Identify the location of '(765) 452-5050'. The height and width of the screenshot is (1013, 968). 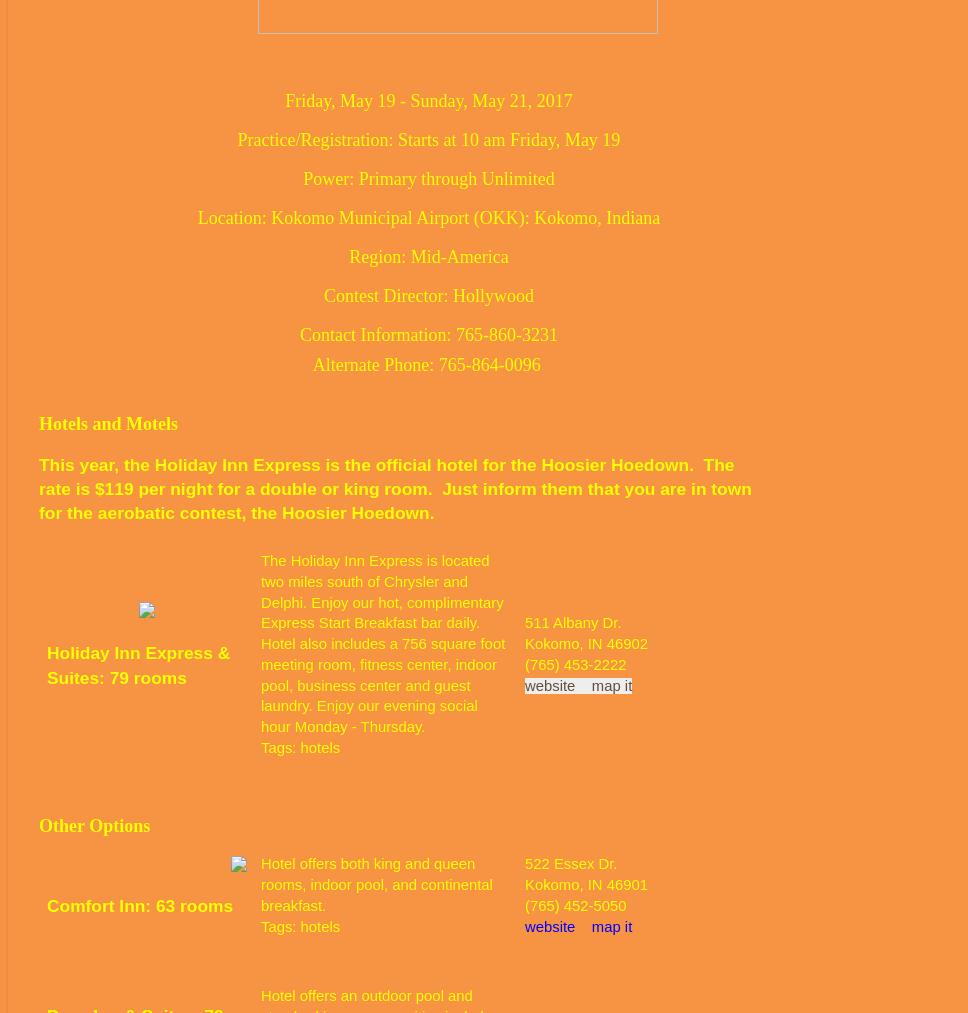
(524, 904).